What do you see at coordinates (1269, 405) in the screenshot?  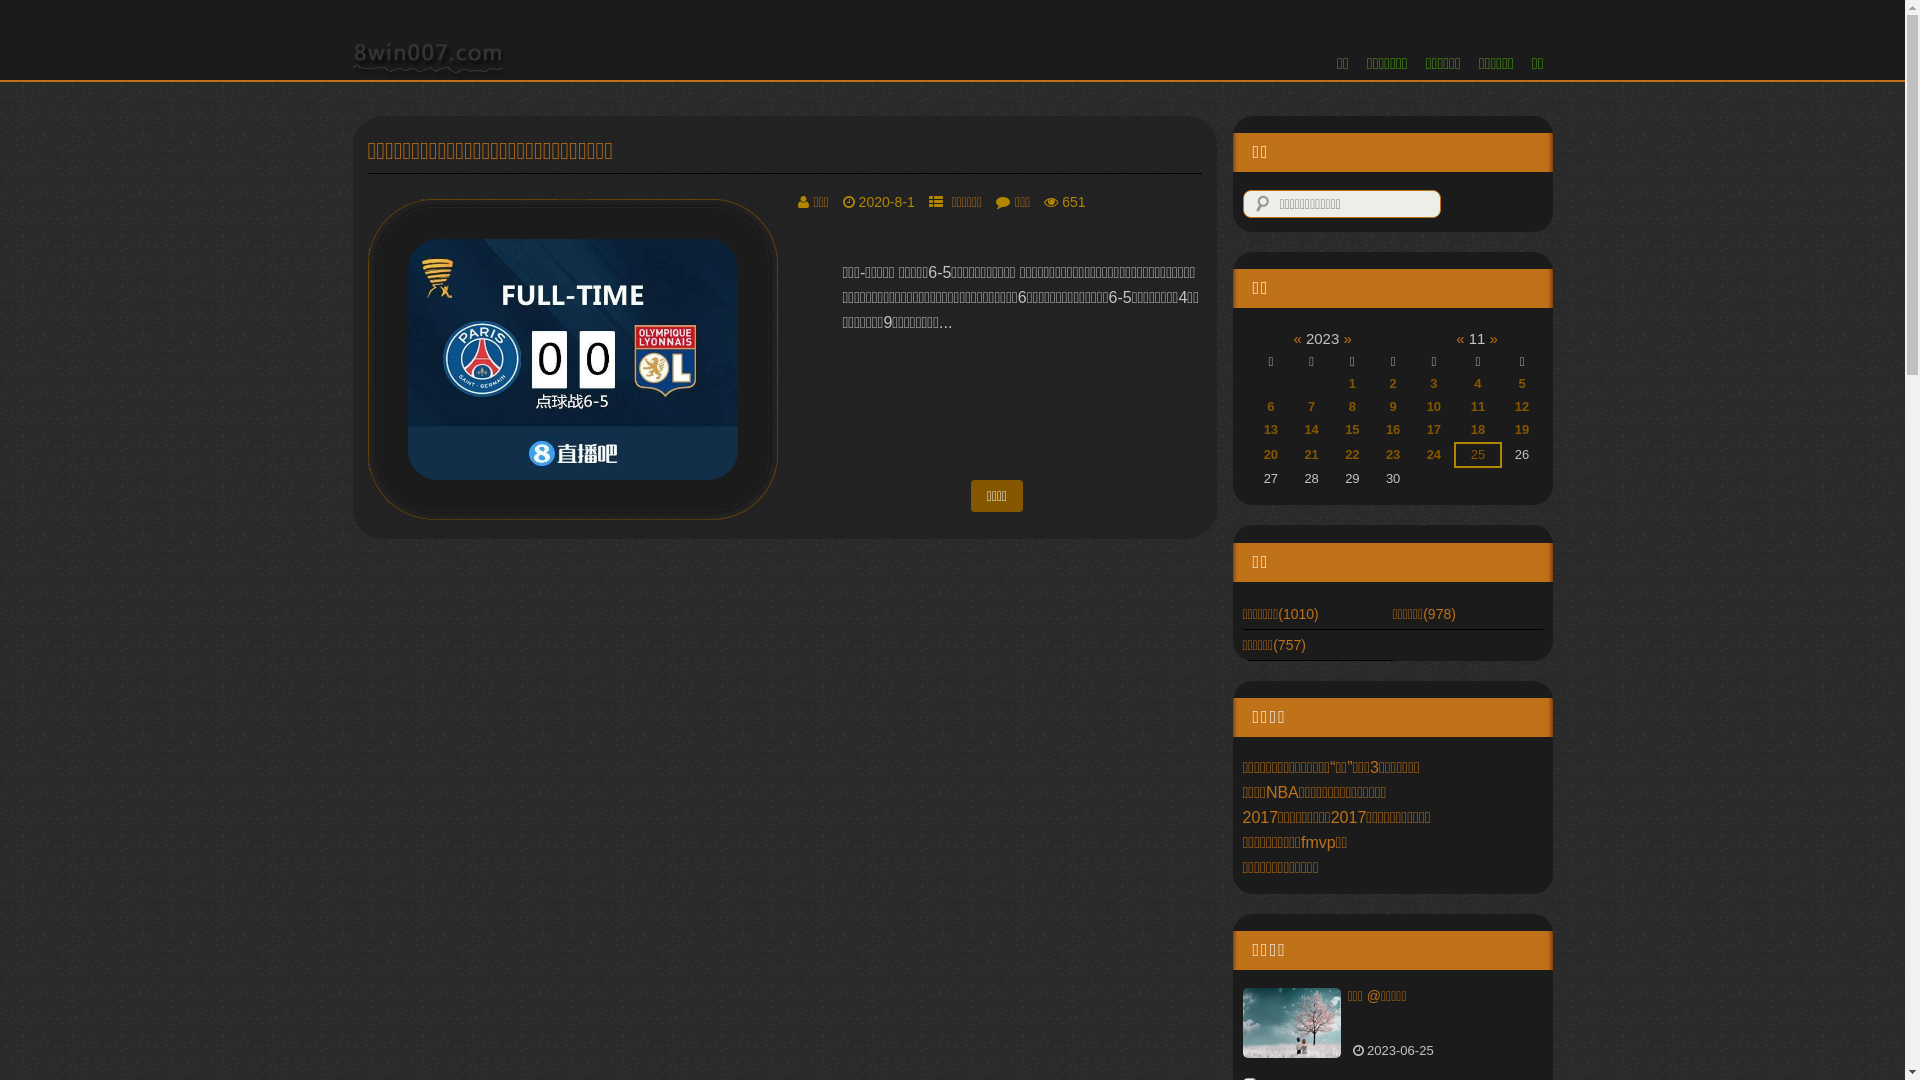 I see `'6'` at bounding box center [1269, 405].